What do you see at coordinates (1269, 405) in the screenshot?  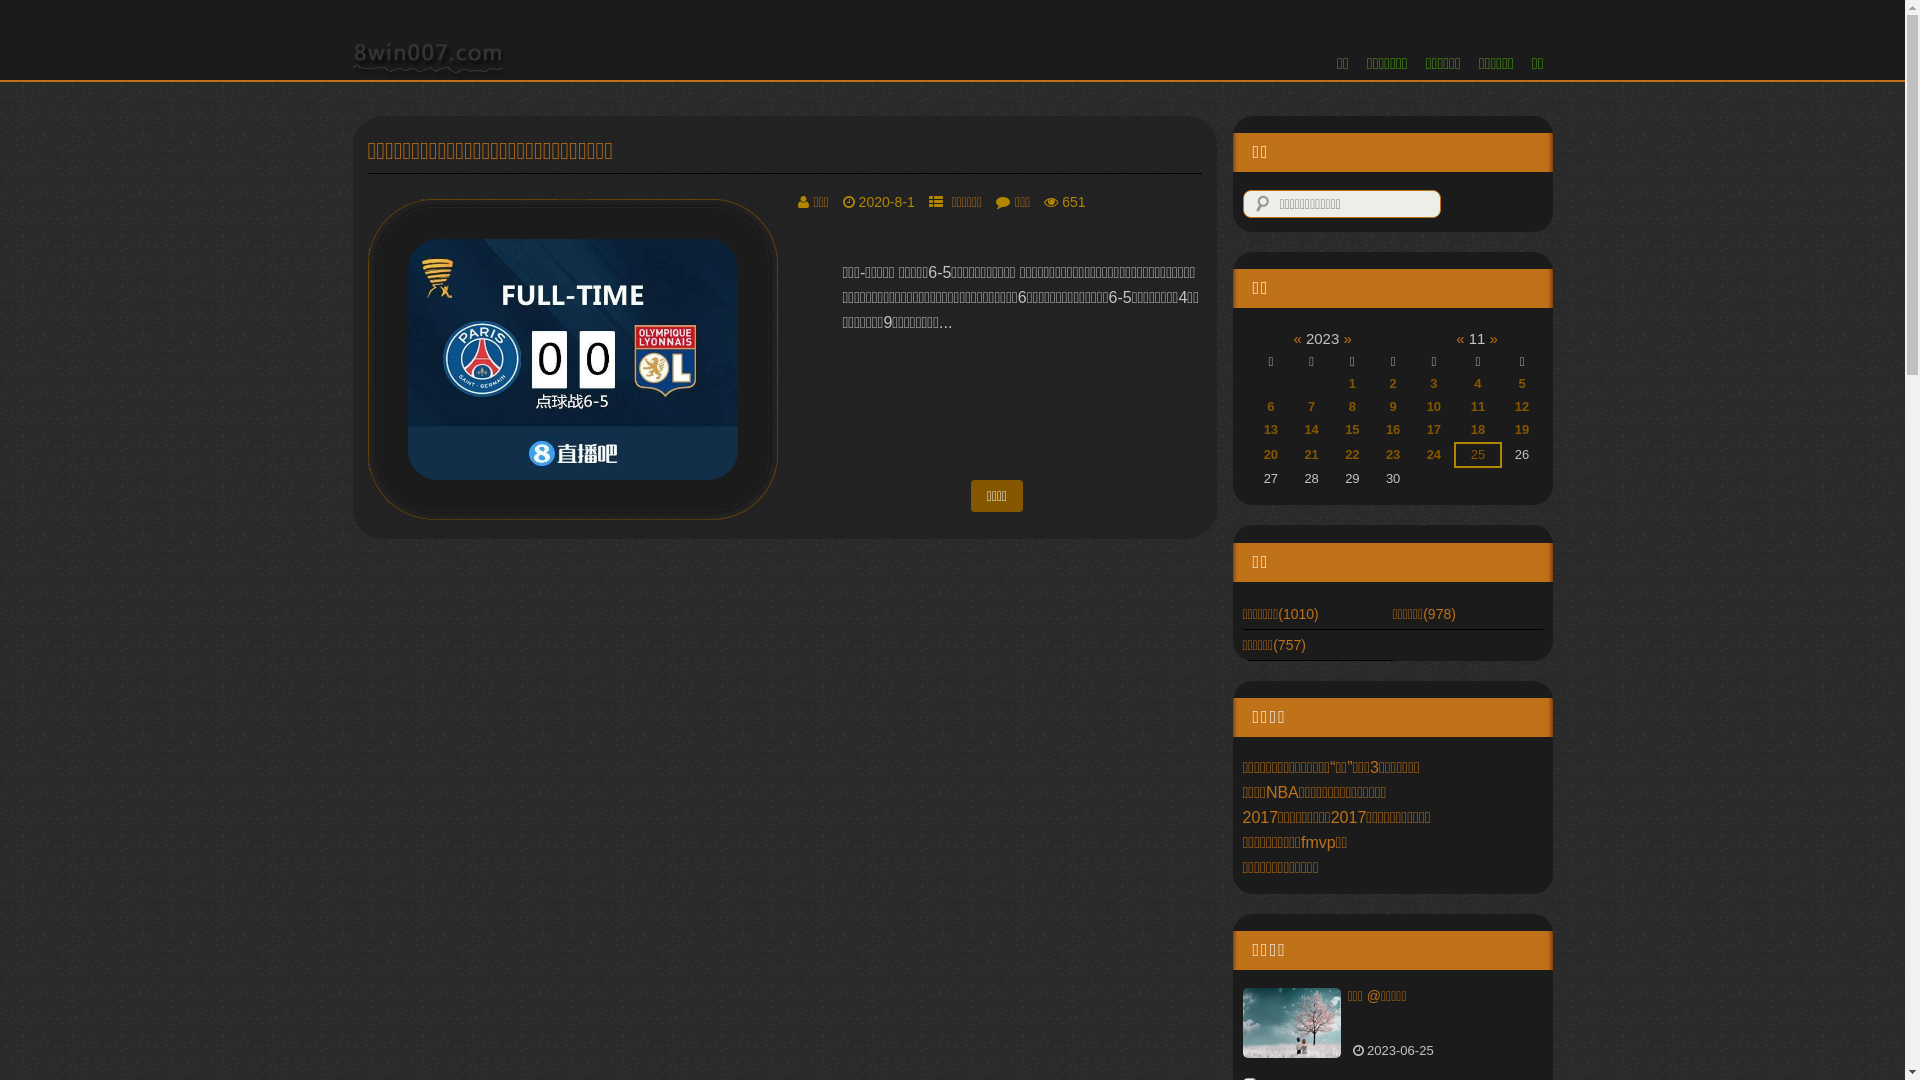 I see `'6'` at bounding box center [1269, 405].